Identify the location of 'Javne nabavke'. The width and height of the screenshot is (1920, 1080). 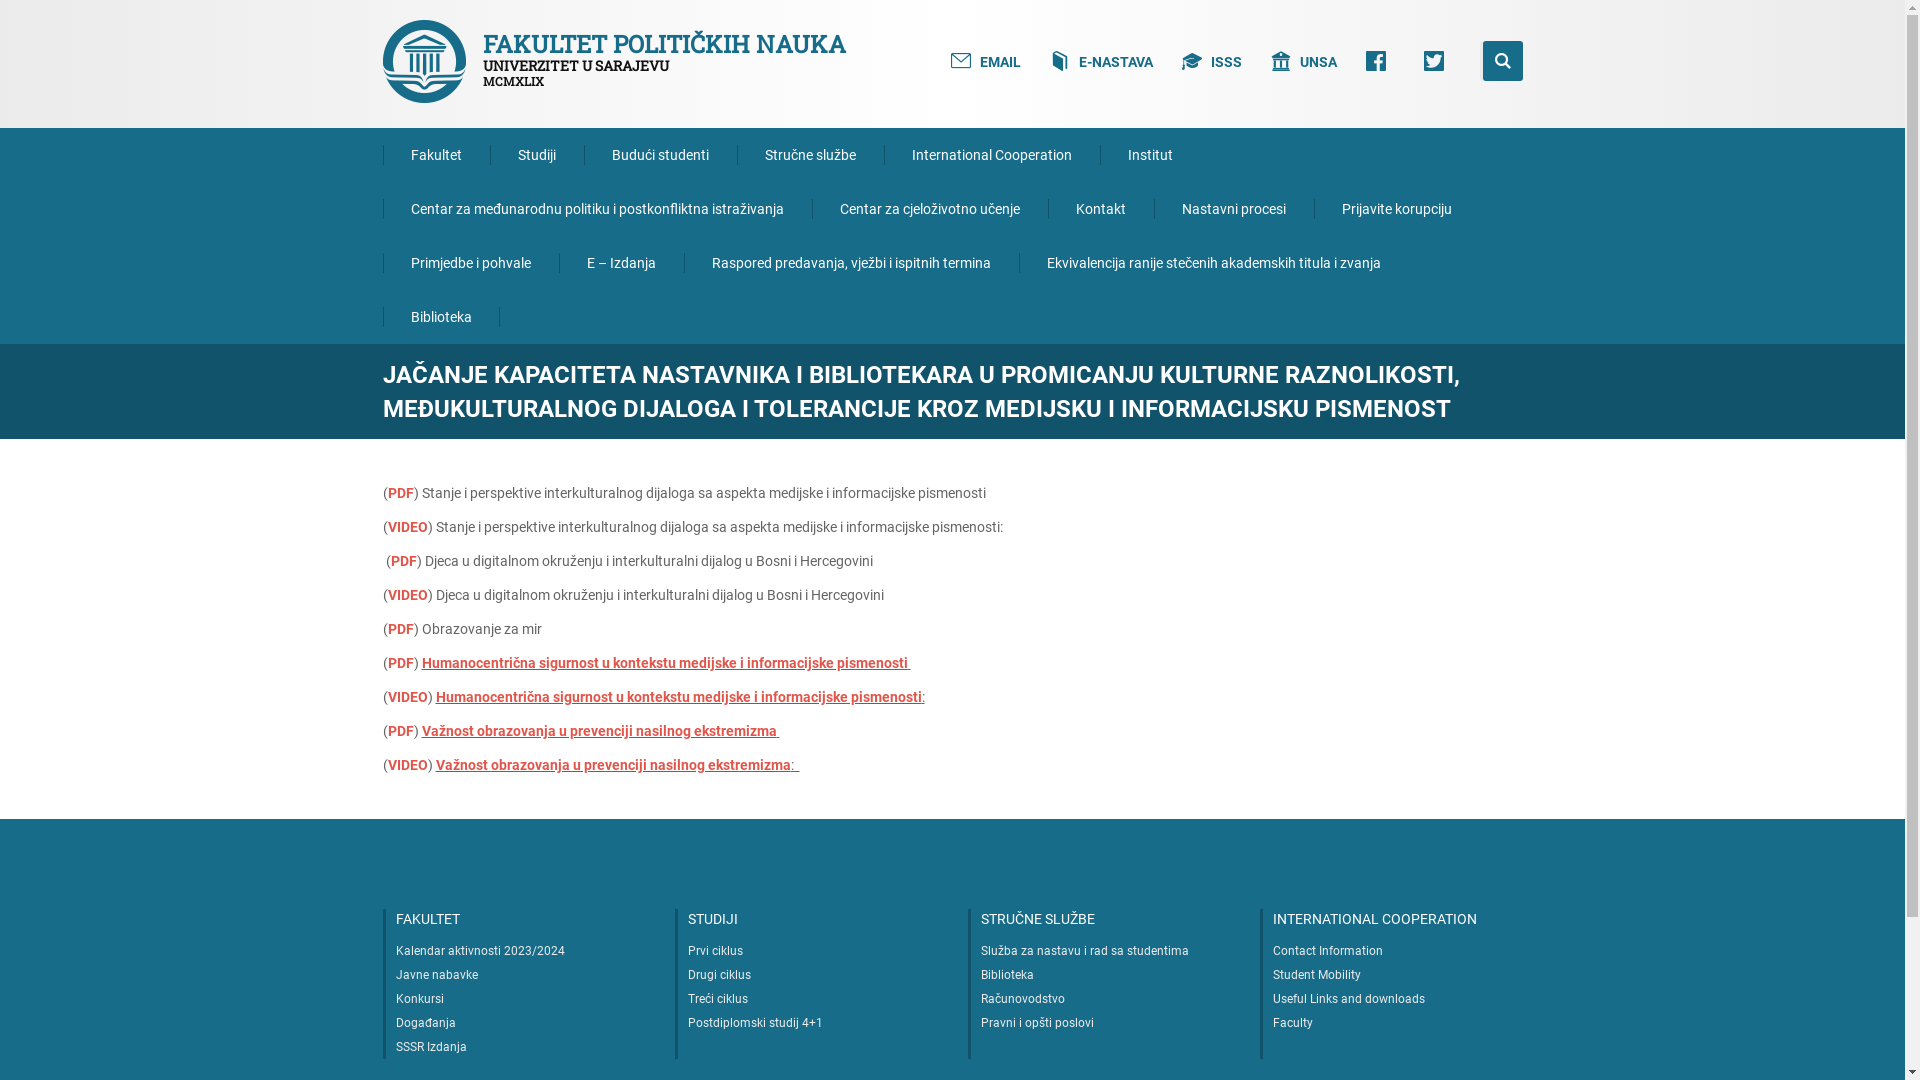
(395, 974).